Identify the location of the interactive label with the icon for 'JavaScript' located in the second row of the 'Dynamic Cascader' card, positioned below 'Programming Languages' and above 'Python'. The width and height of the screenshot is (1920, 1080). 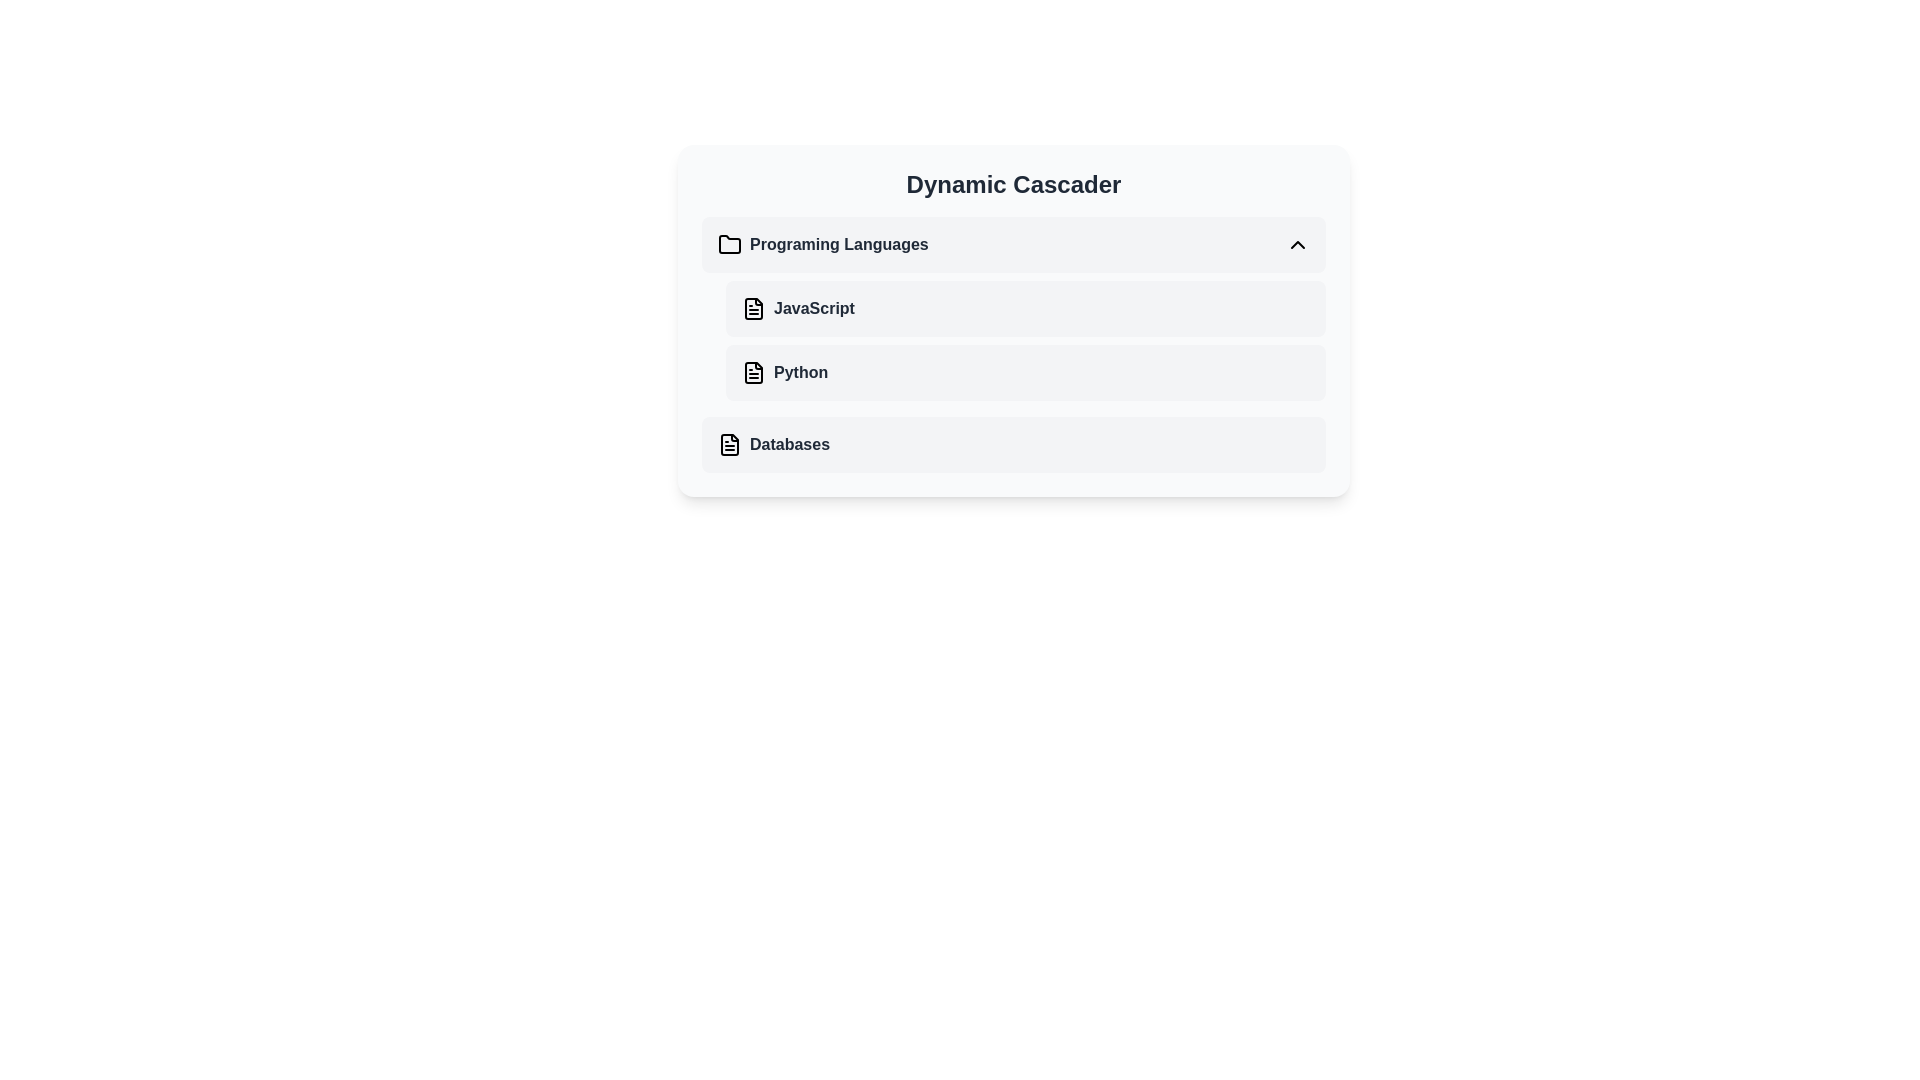
(797, 308).